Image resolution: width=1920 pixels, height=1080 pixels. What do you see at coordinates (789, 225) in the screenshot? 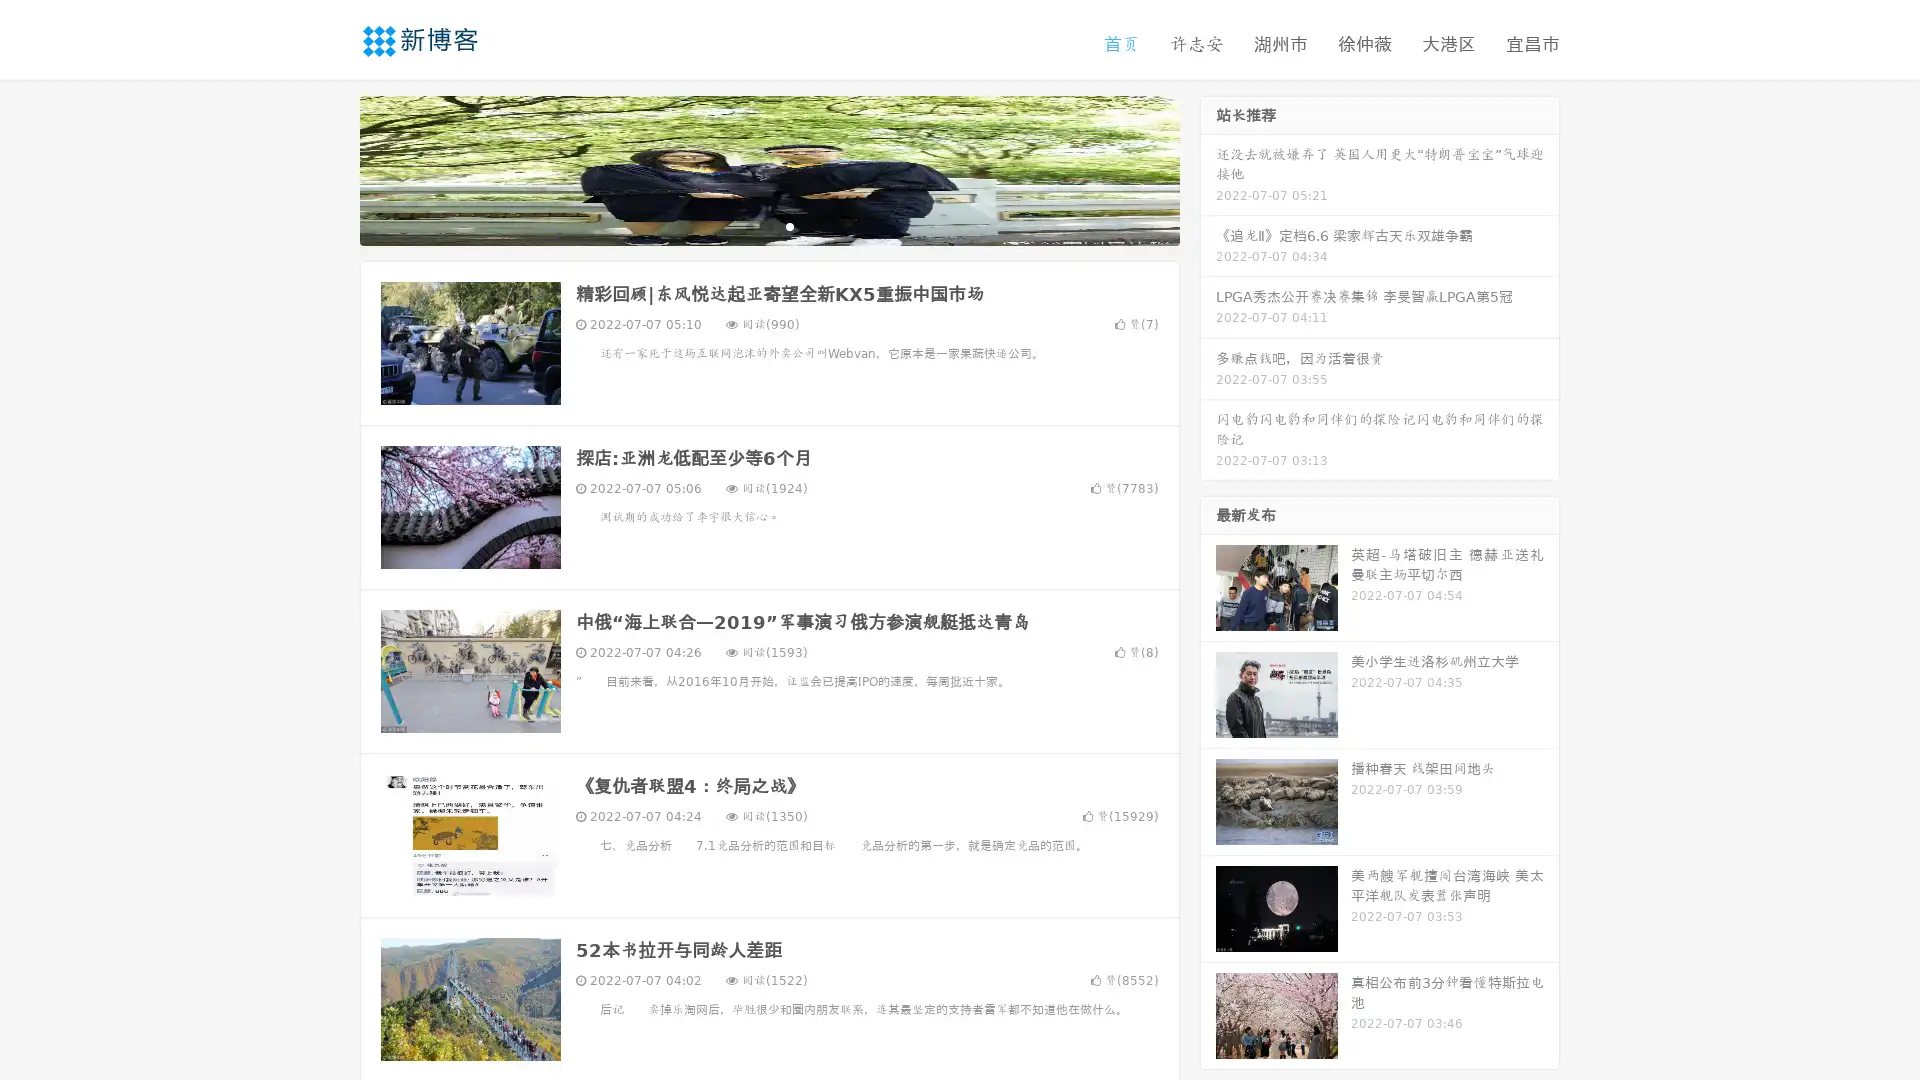
I see `Go to slide 3` at bounding box center [789, 225].